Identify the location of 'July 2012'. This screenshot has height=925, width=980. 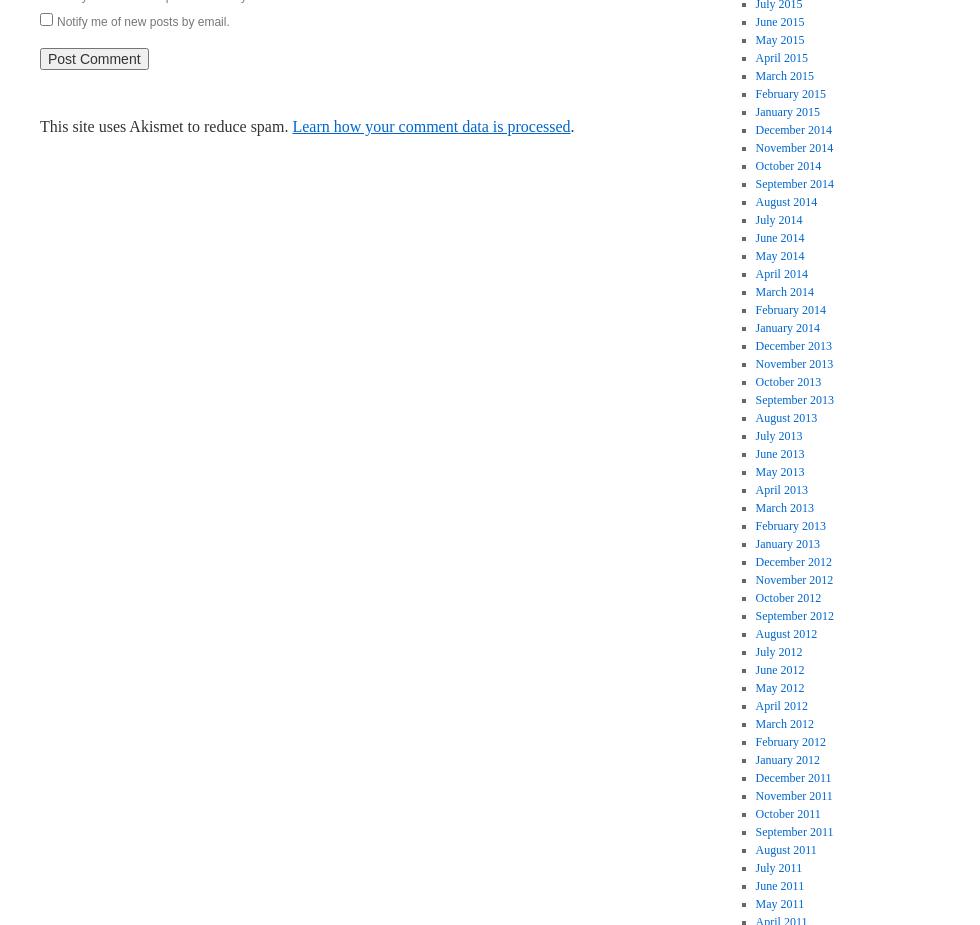
(778, 652).